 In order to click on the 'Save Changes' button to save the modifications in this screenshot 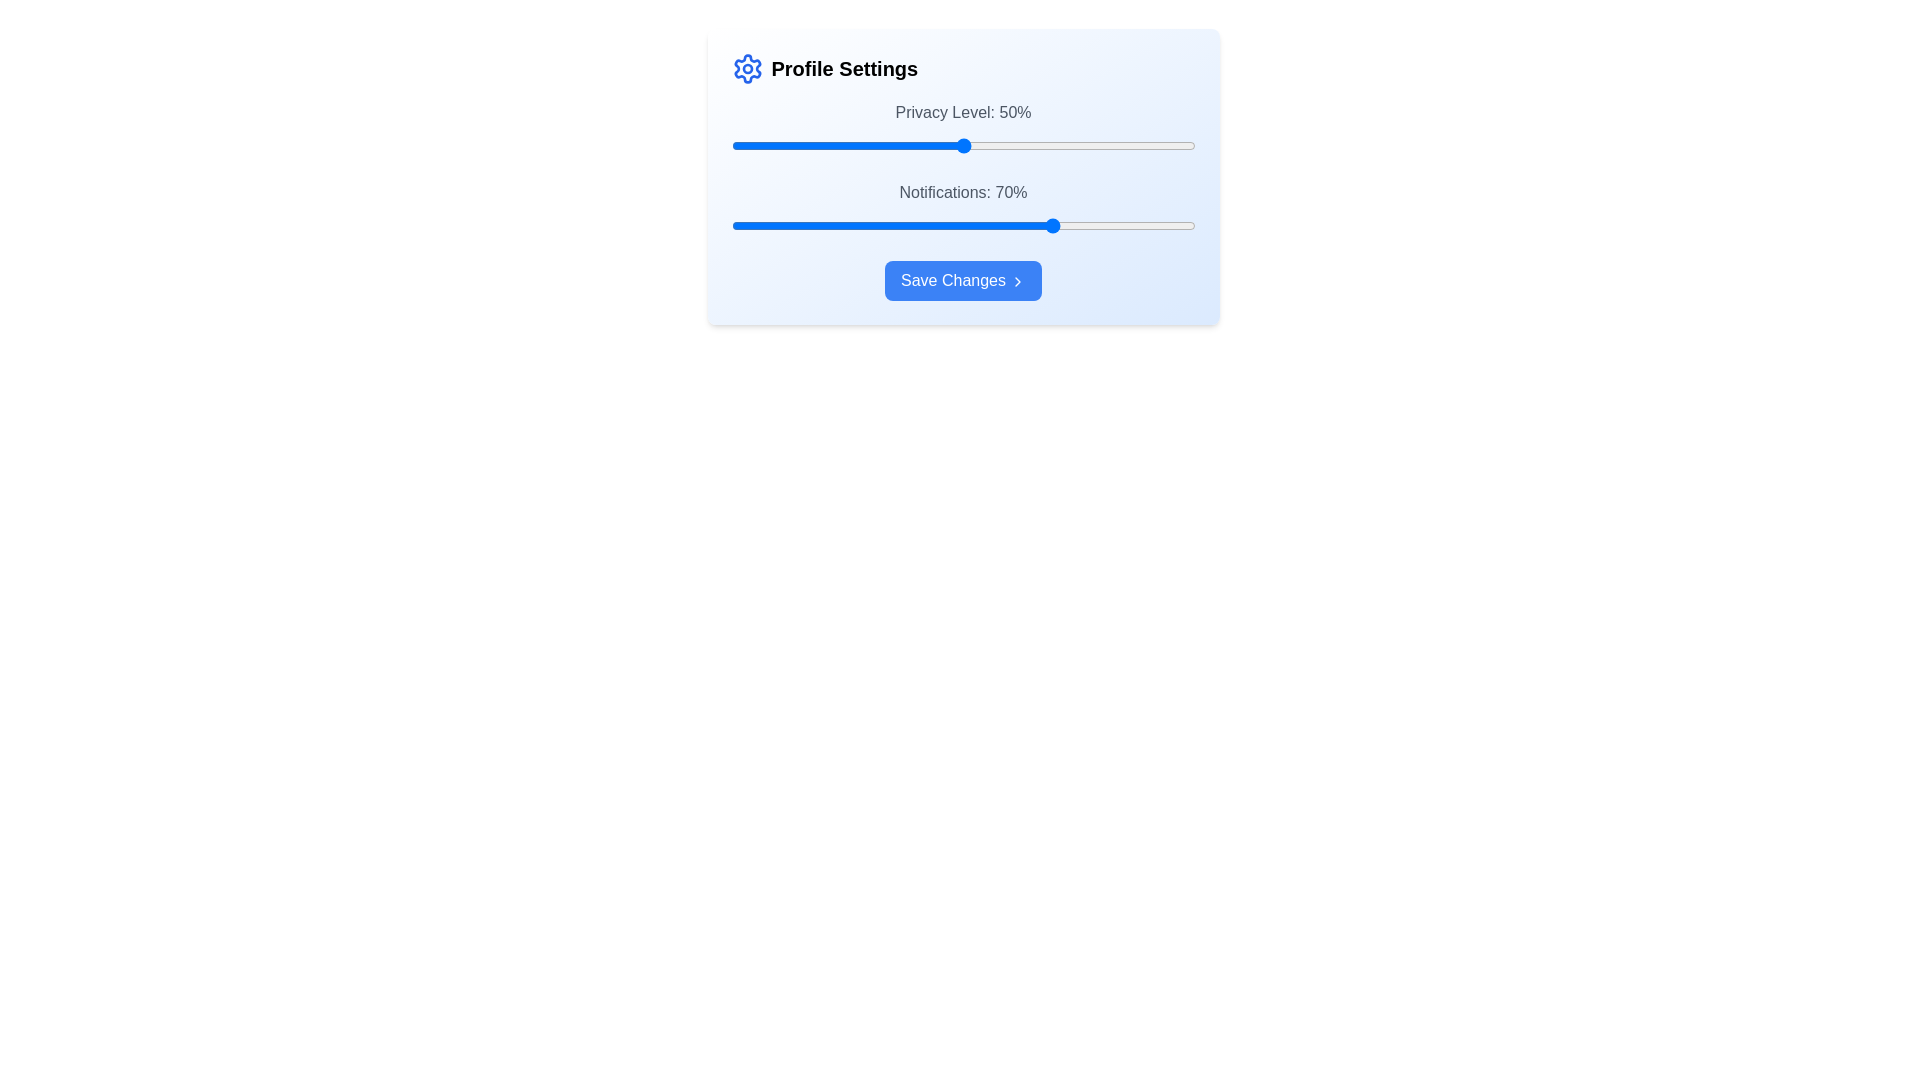, I will do `click(963, 281)`.